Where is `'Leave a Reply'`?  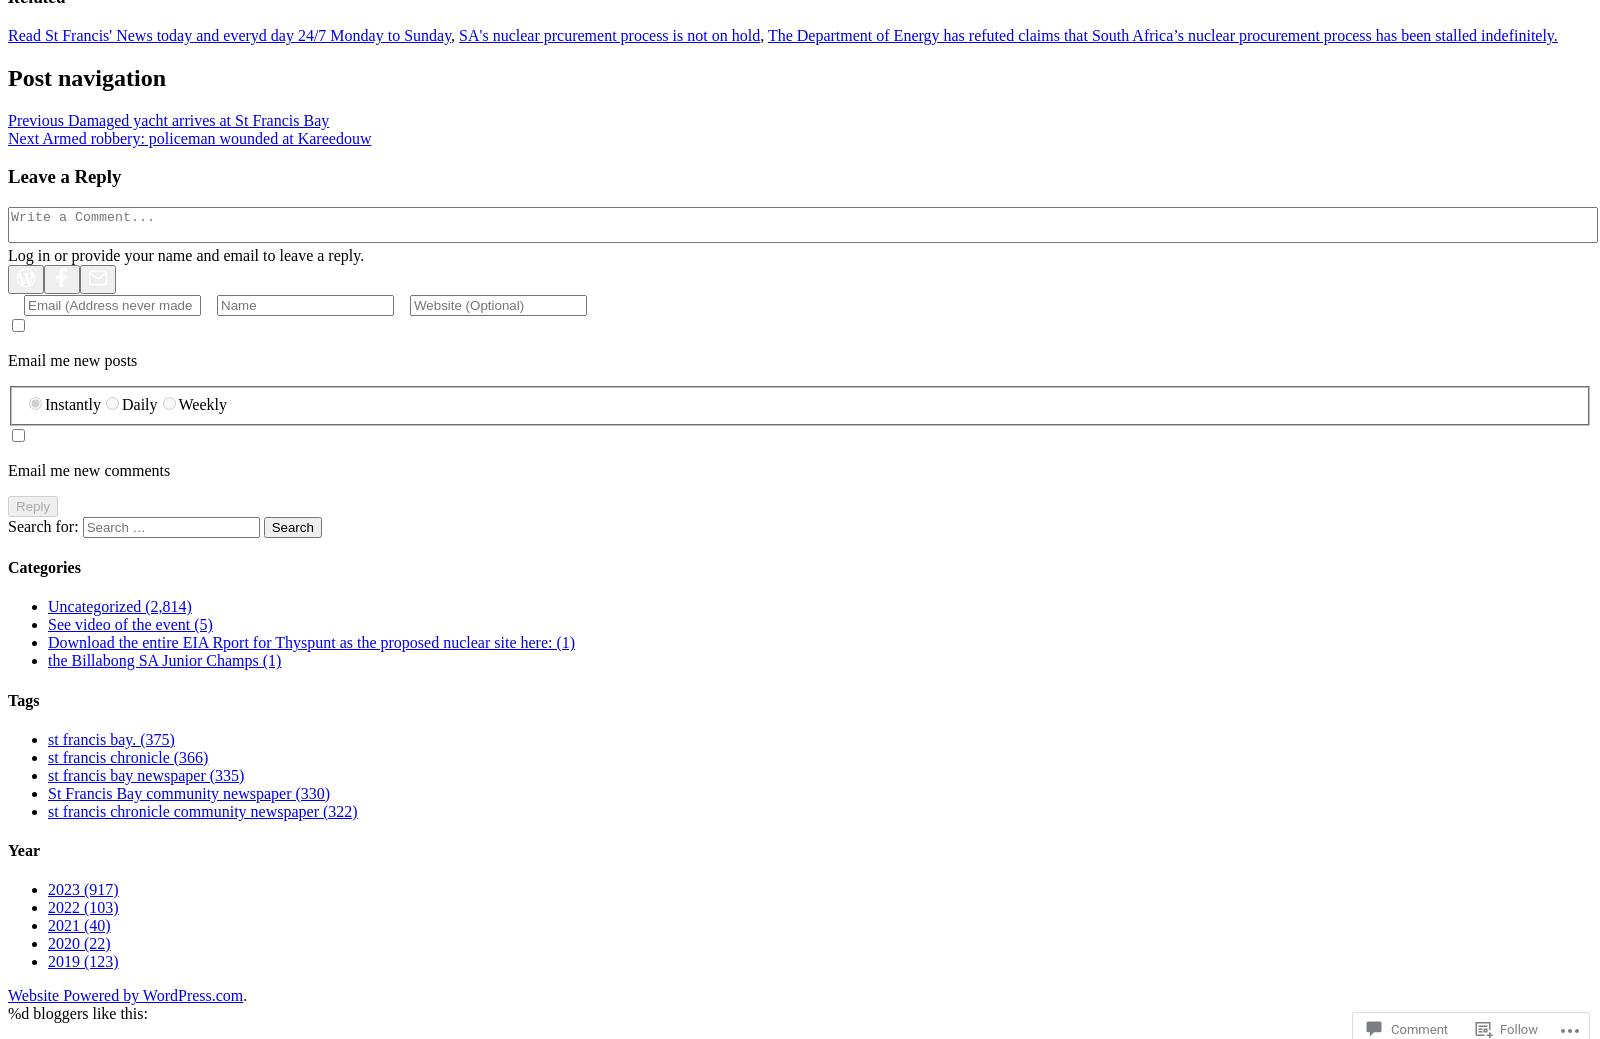
'Leave a Reply' is located at coordinates (7, 176).